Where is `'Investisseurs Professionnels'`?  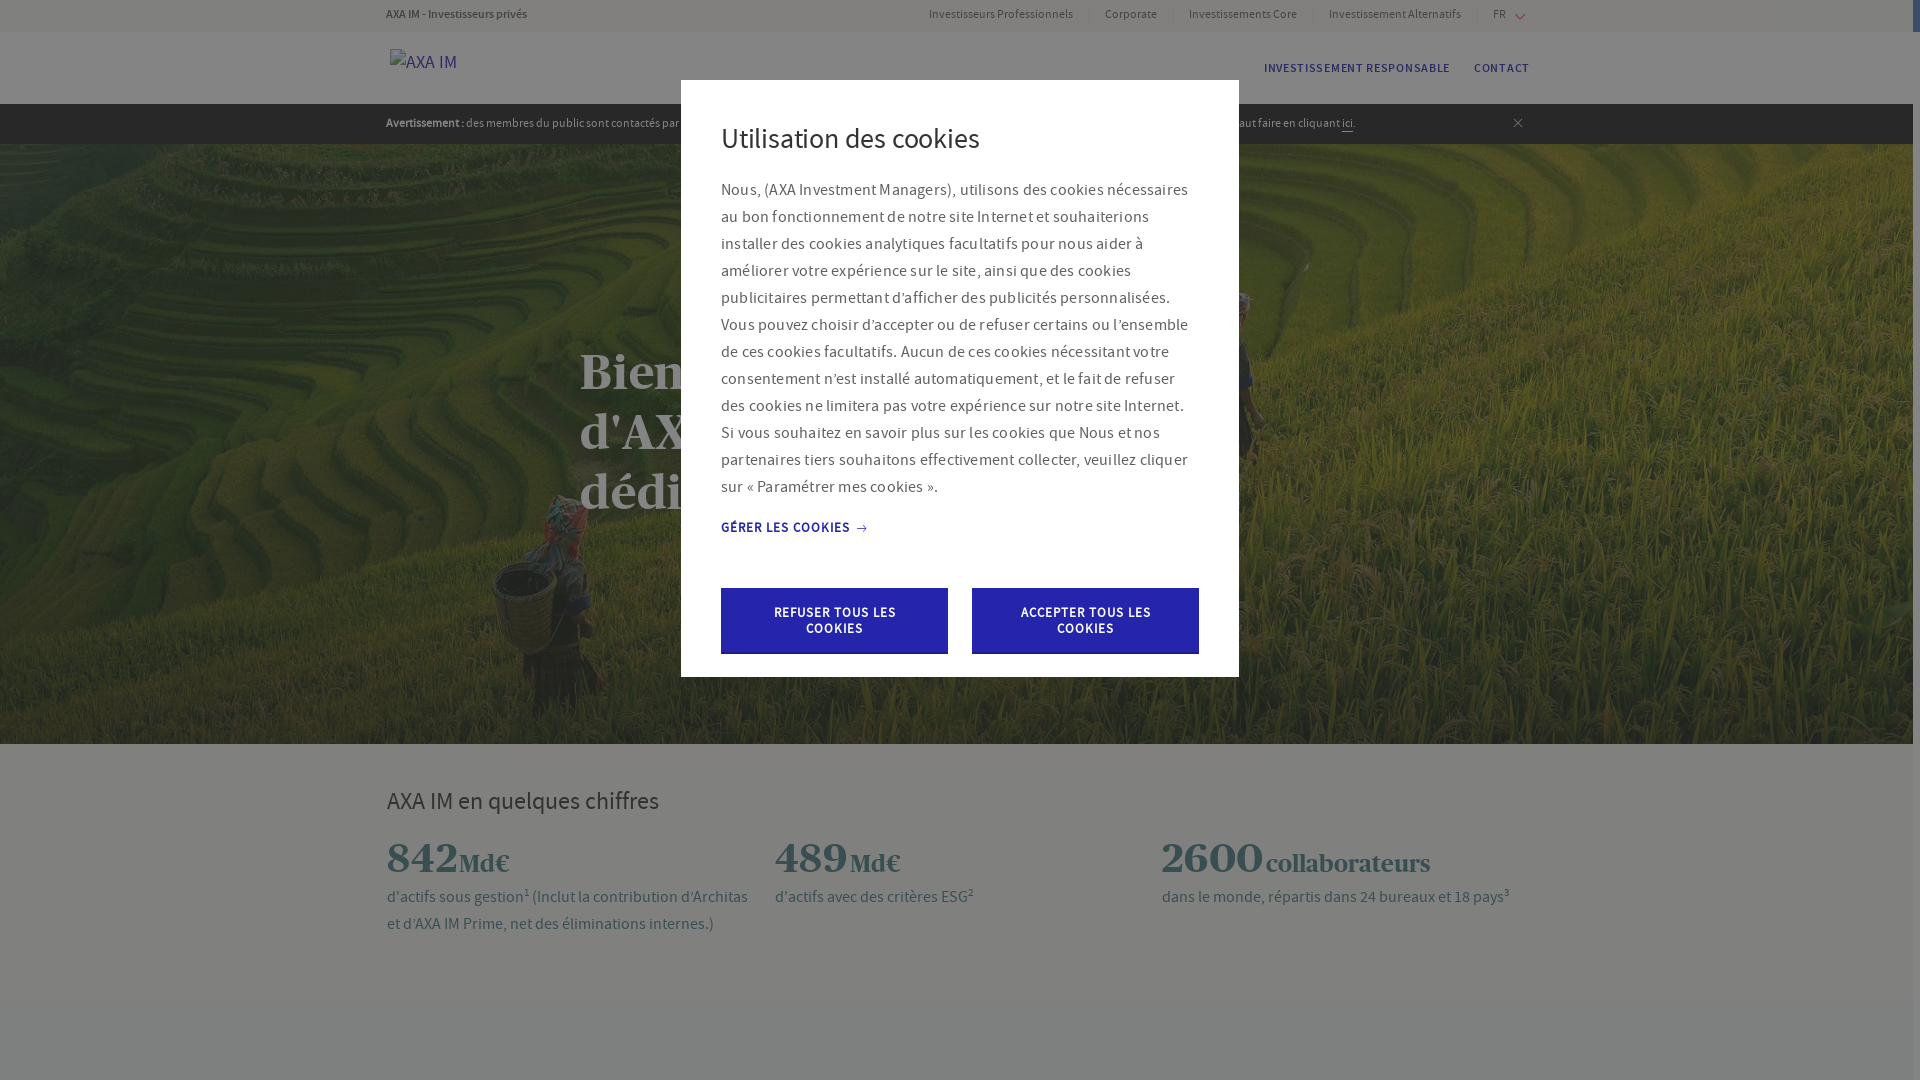
'Investisseurs Professionnels' is located at coordinates (1001, 15).